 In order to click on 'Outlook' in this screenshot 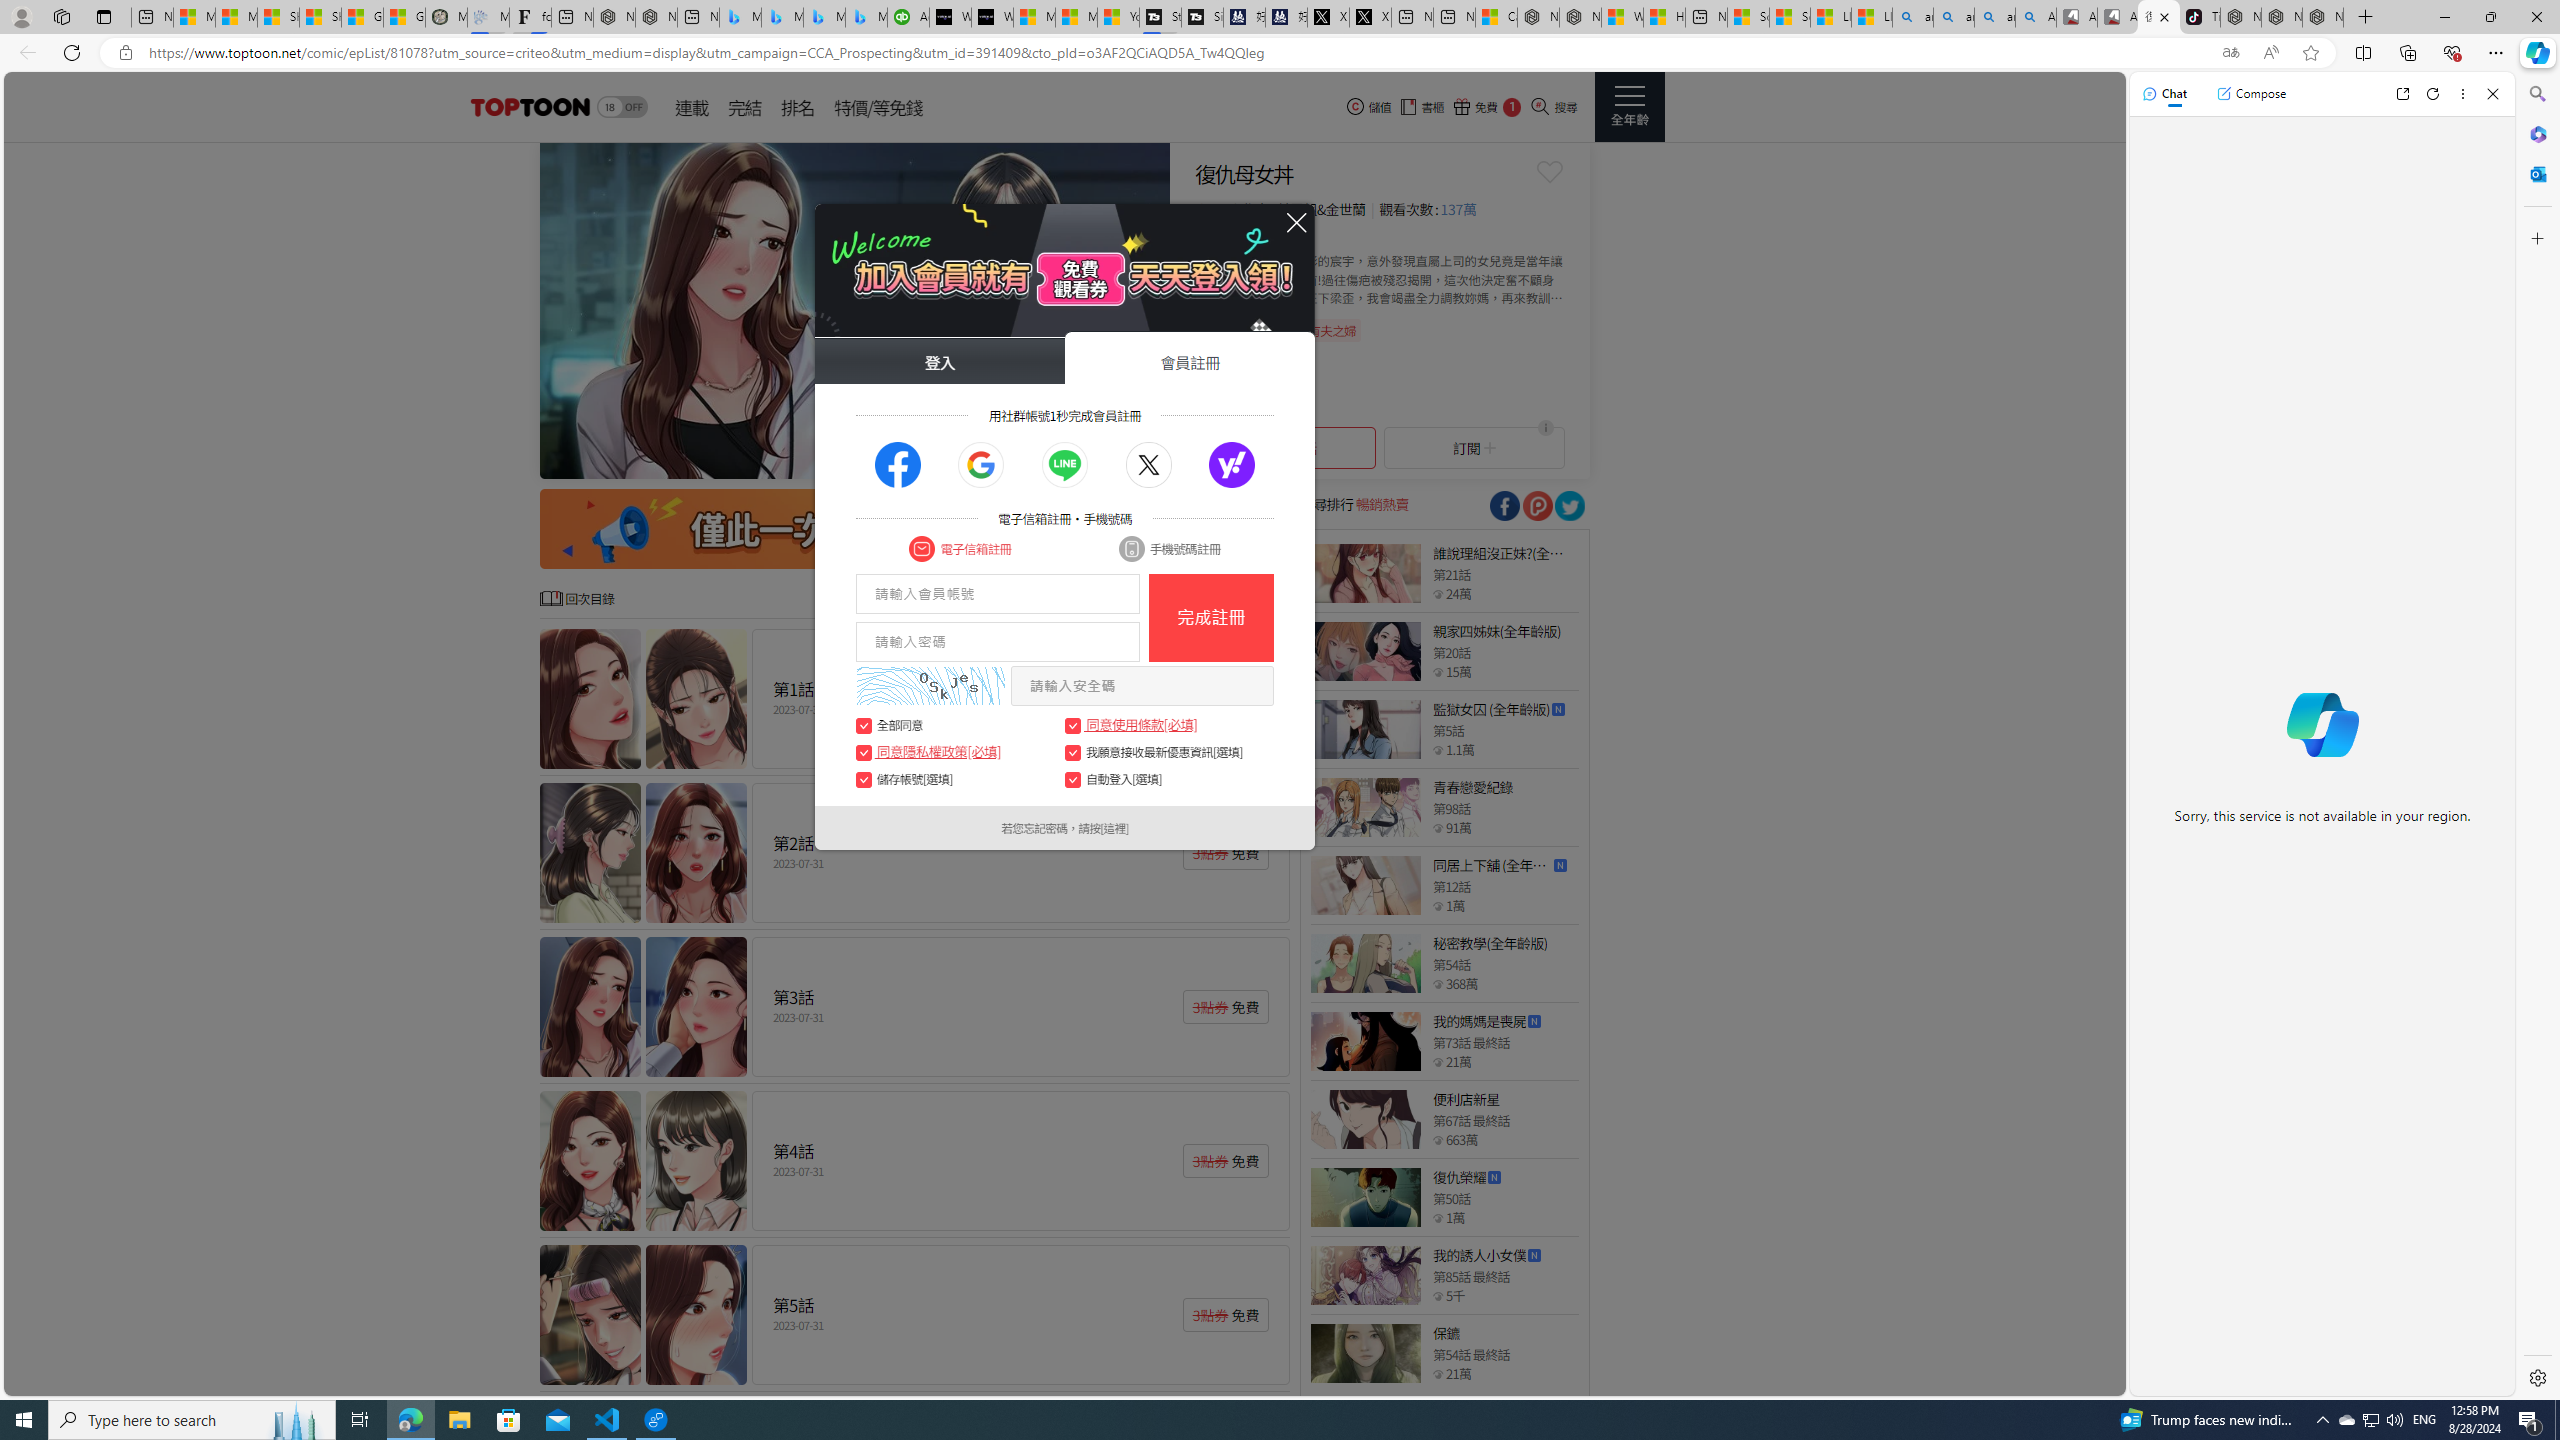, I will do `click(2535, 172)`.